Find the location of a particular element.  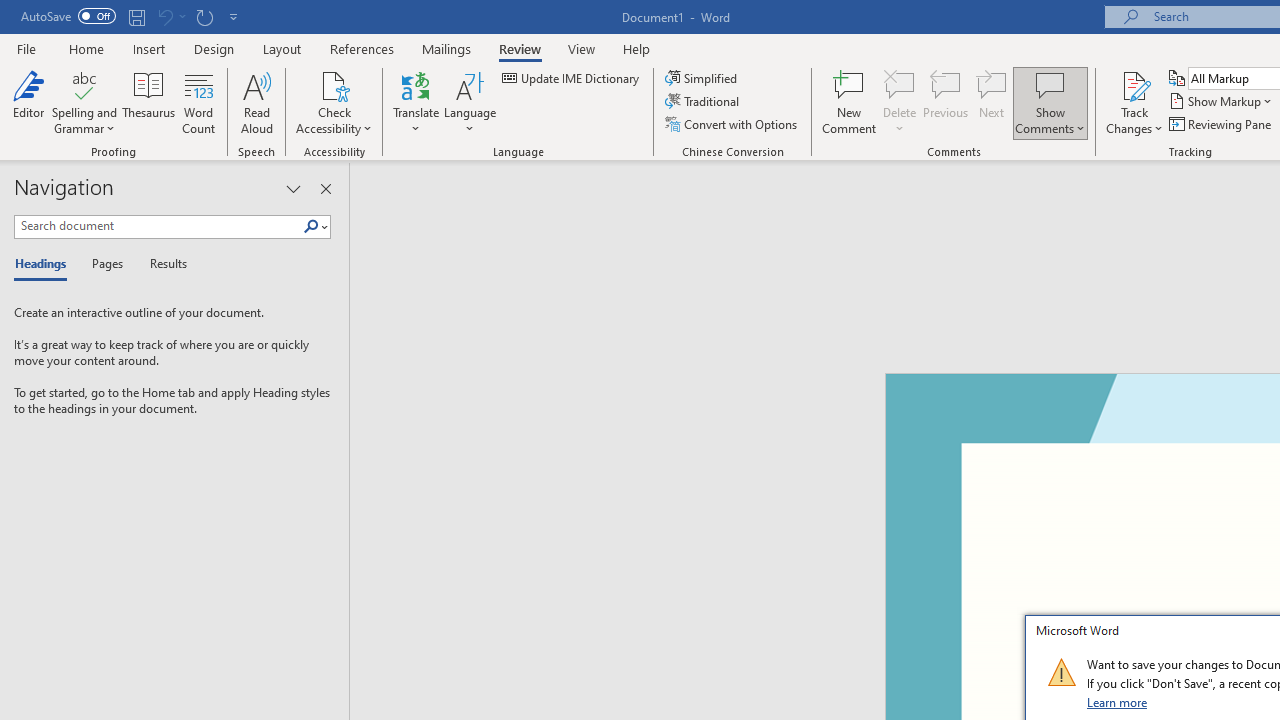

'Editor' is located at coordinates (28, 103).